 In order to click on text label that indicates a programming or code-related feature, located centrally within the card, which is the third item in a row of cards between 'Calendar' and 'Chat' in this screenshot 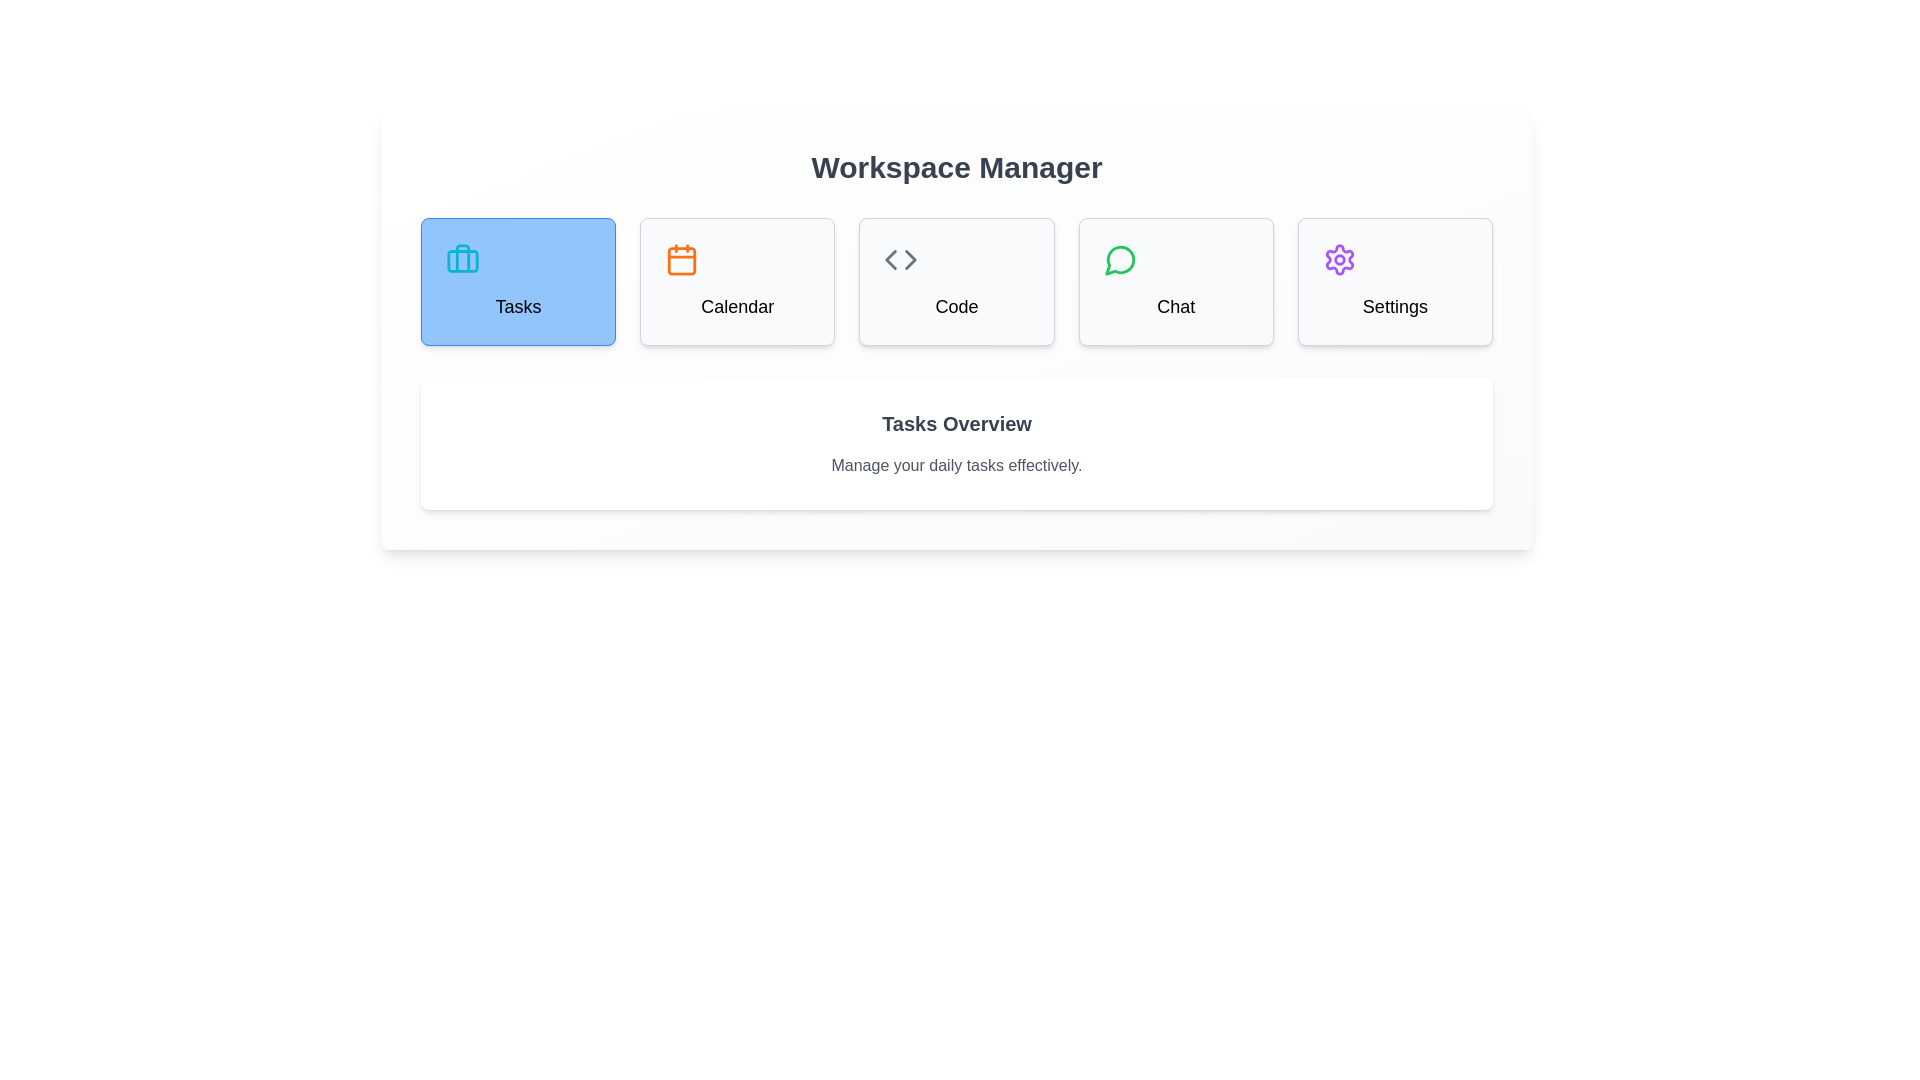, I will do `click(955, 307)`.